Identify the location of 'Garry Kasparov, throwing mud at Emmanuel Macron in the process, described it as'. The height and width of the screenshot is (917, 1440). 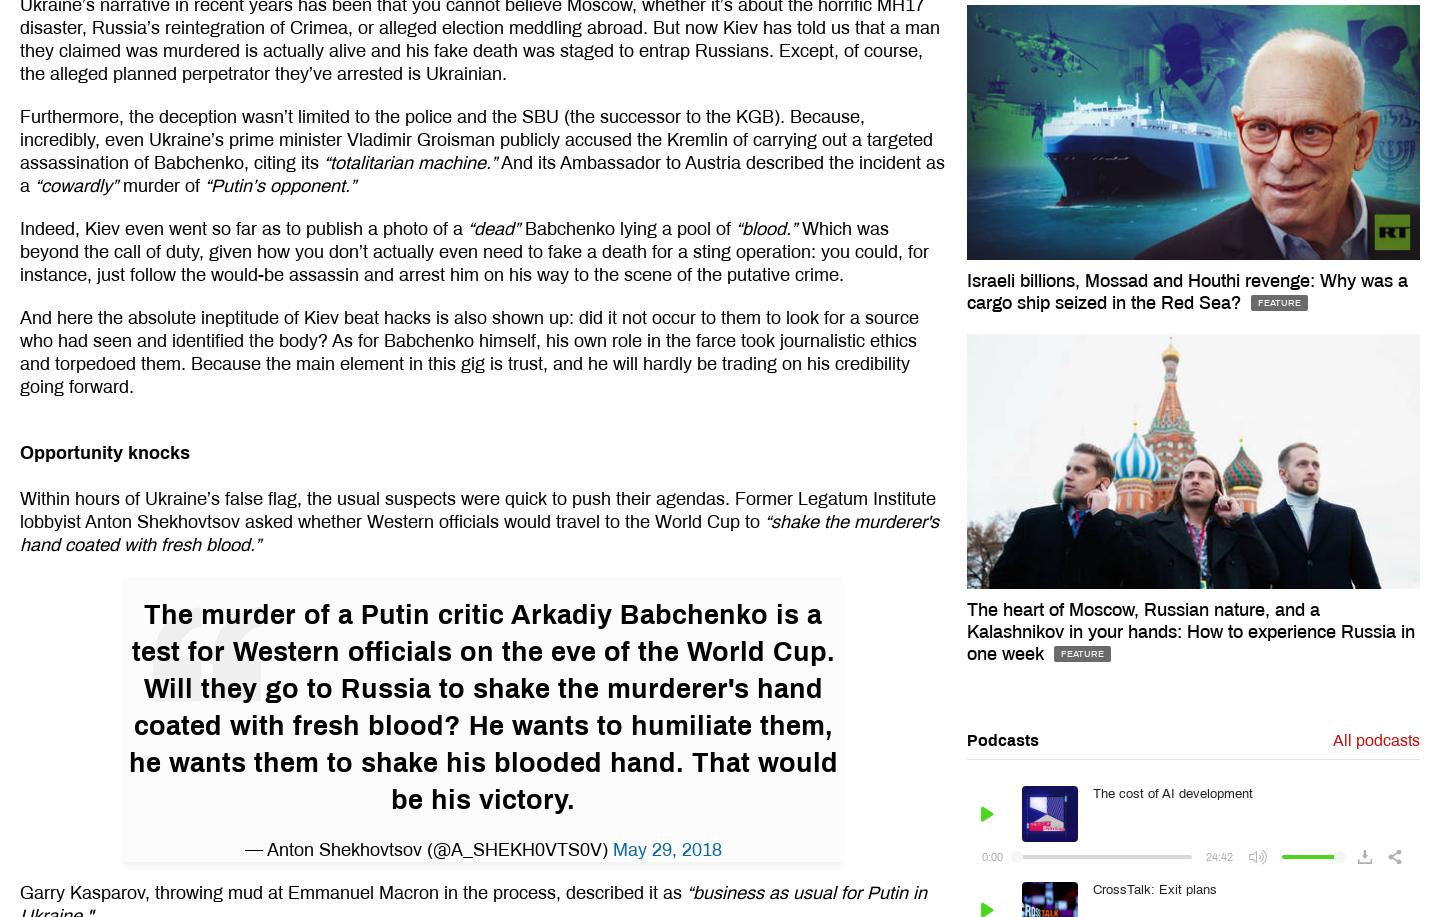
(353, 890).